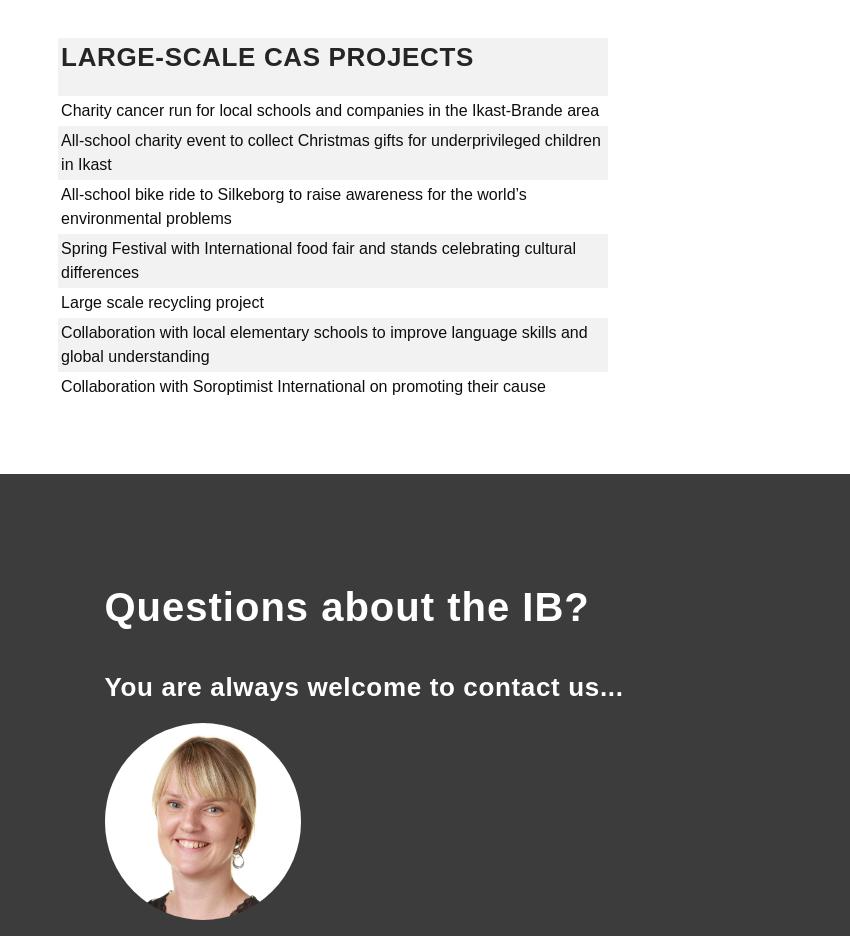 The image size is (850, 936). I want to click on 'You are always welcome to contact us...', so click(362, 687).